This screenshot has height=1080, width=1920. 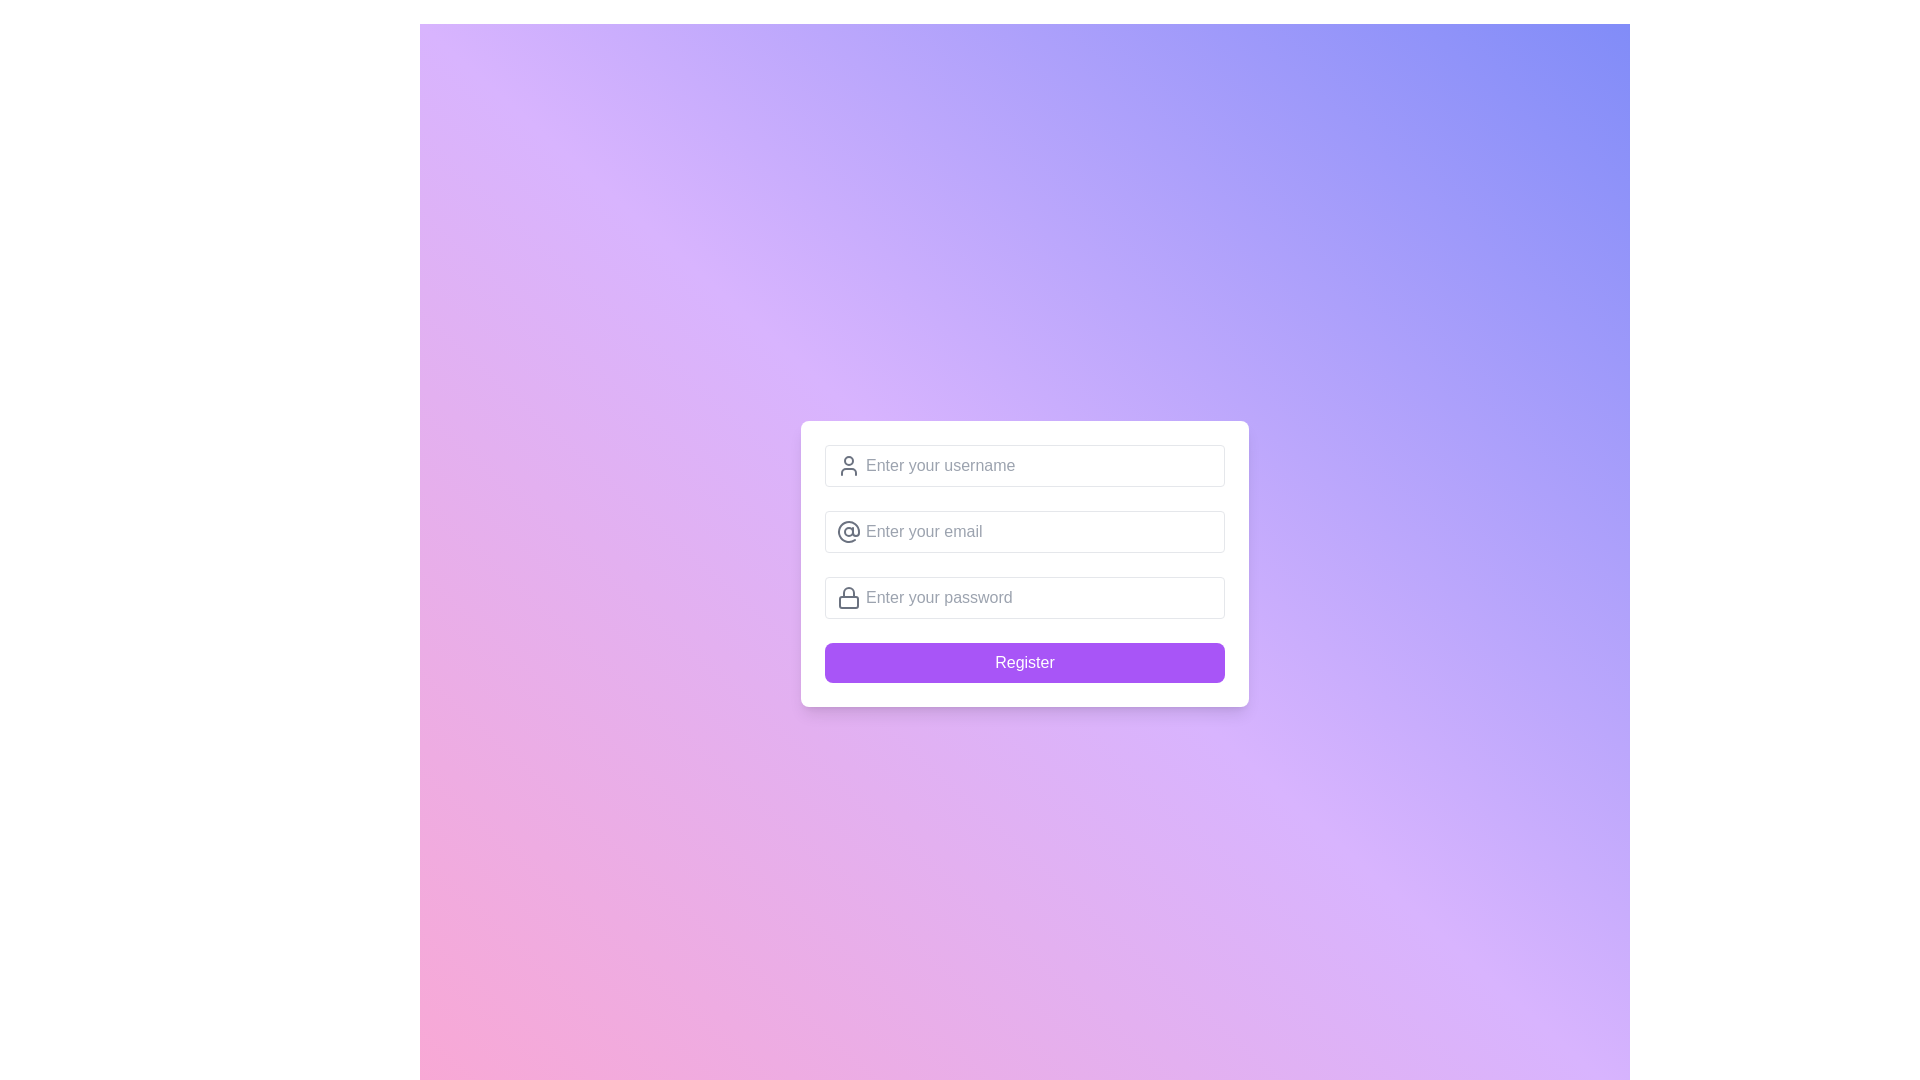 What do you see at coordinates (1025, 531) in the screenshot?
I see `the email input field located` at bounding box center [1025, 531].